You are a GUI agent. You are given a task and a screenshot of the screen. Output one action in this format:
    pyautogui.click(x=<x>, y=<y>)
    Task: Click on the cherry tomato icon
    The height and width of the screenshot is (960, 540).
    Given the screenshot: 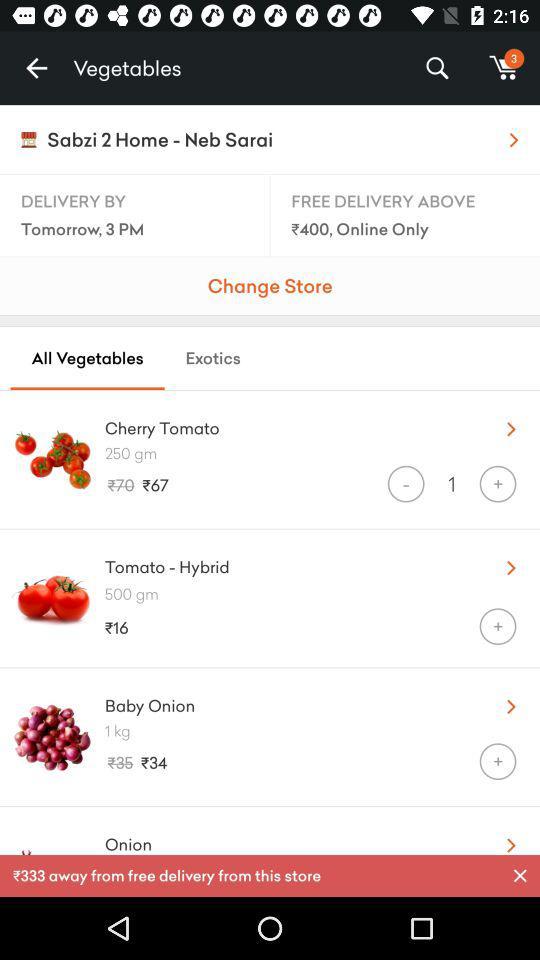 What is the action you would take?
    pyautogui.click(x=287, y=424)
    